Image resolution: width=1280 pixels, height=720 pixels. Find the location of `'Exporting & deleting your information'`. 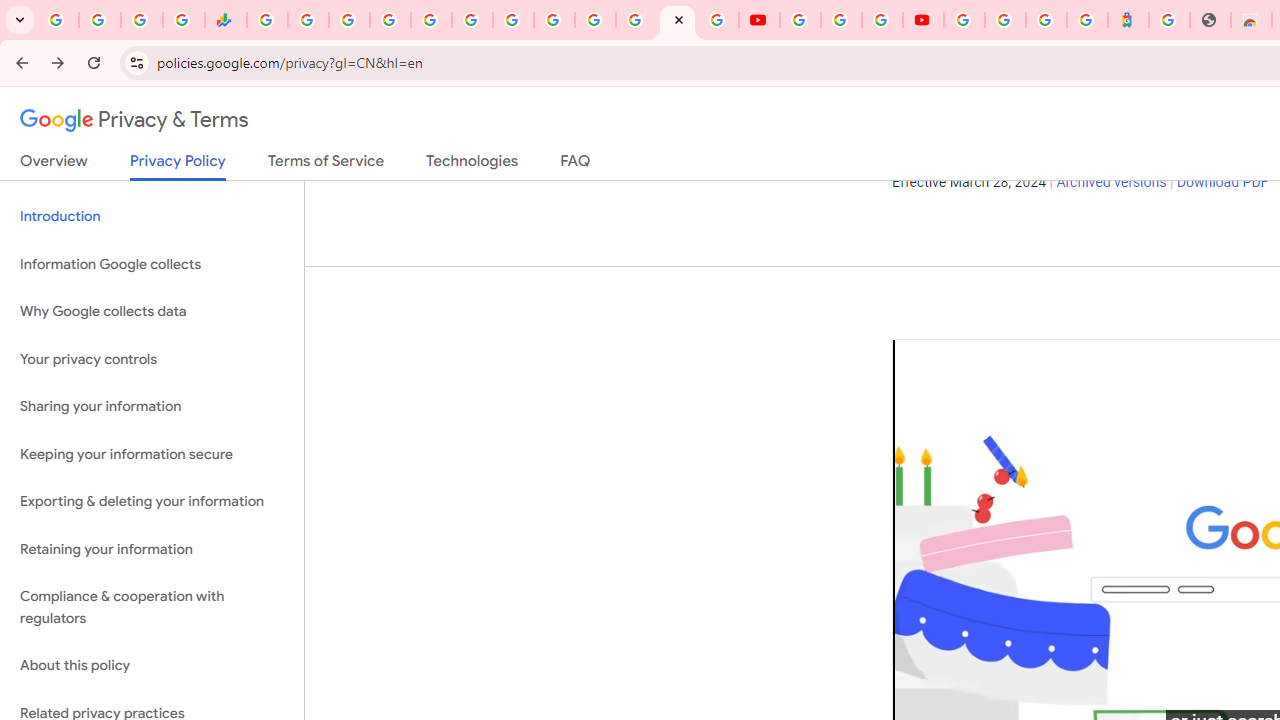

'Exporting & deleting your information' is located at coordinates (151, 501).